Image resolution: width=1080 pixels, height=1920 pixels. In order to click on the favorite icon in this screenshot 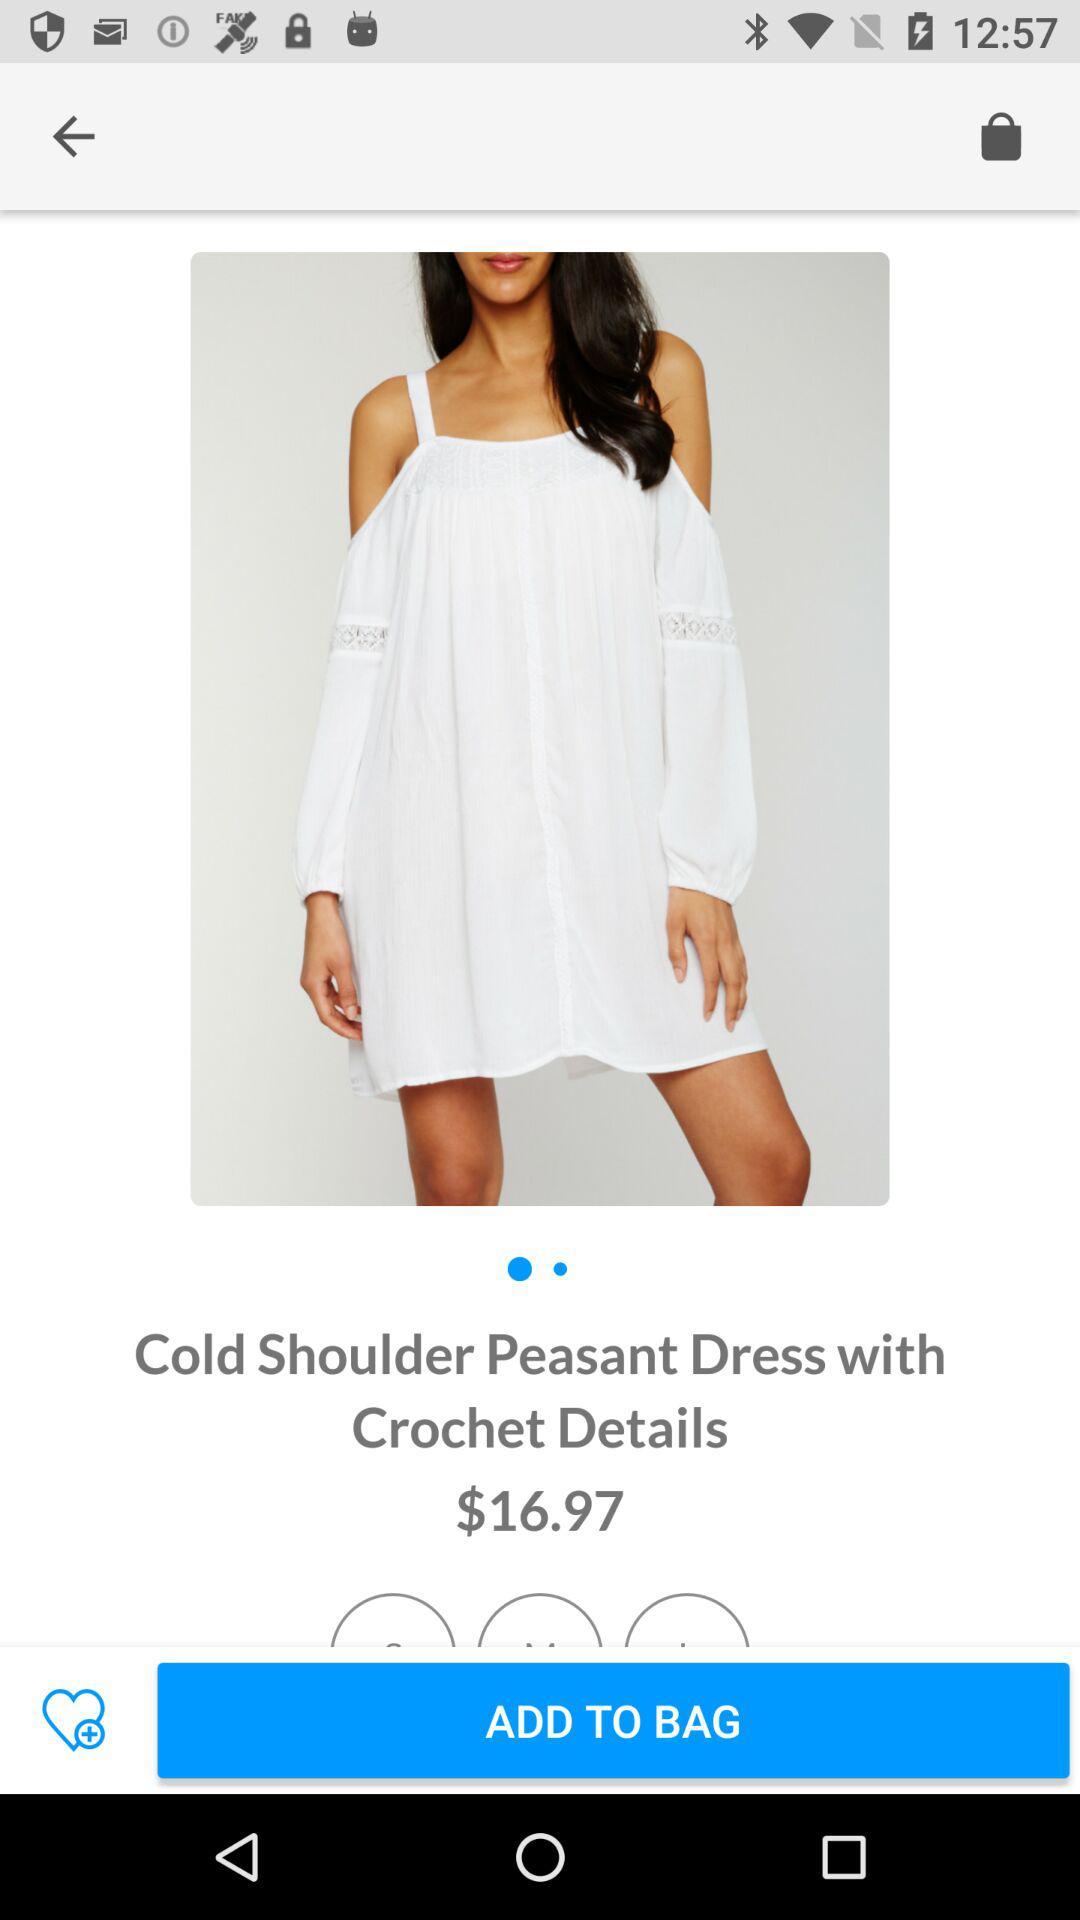, I will do `click(72, 1719)`.